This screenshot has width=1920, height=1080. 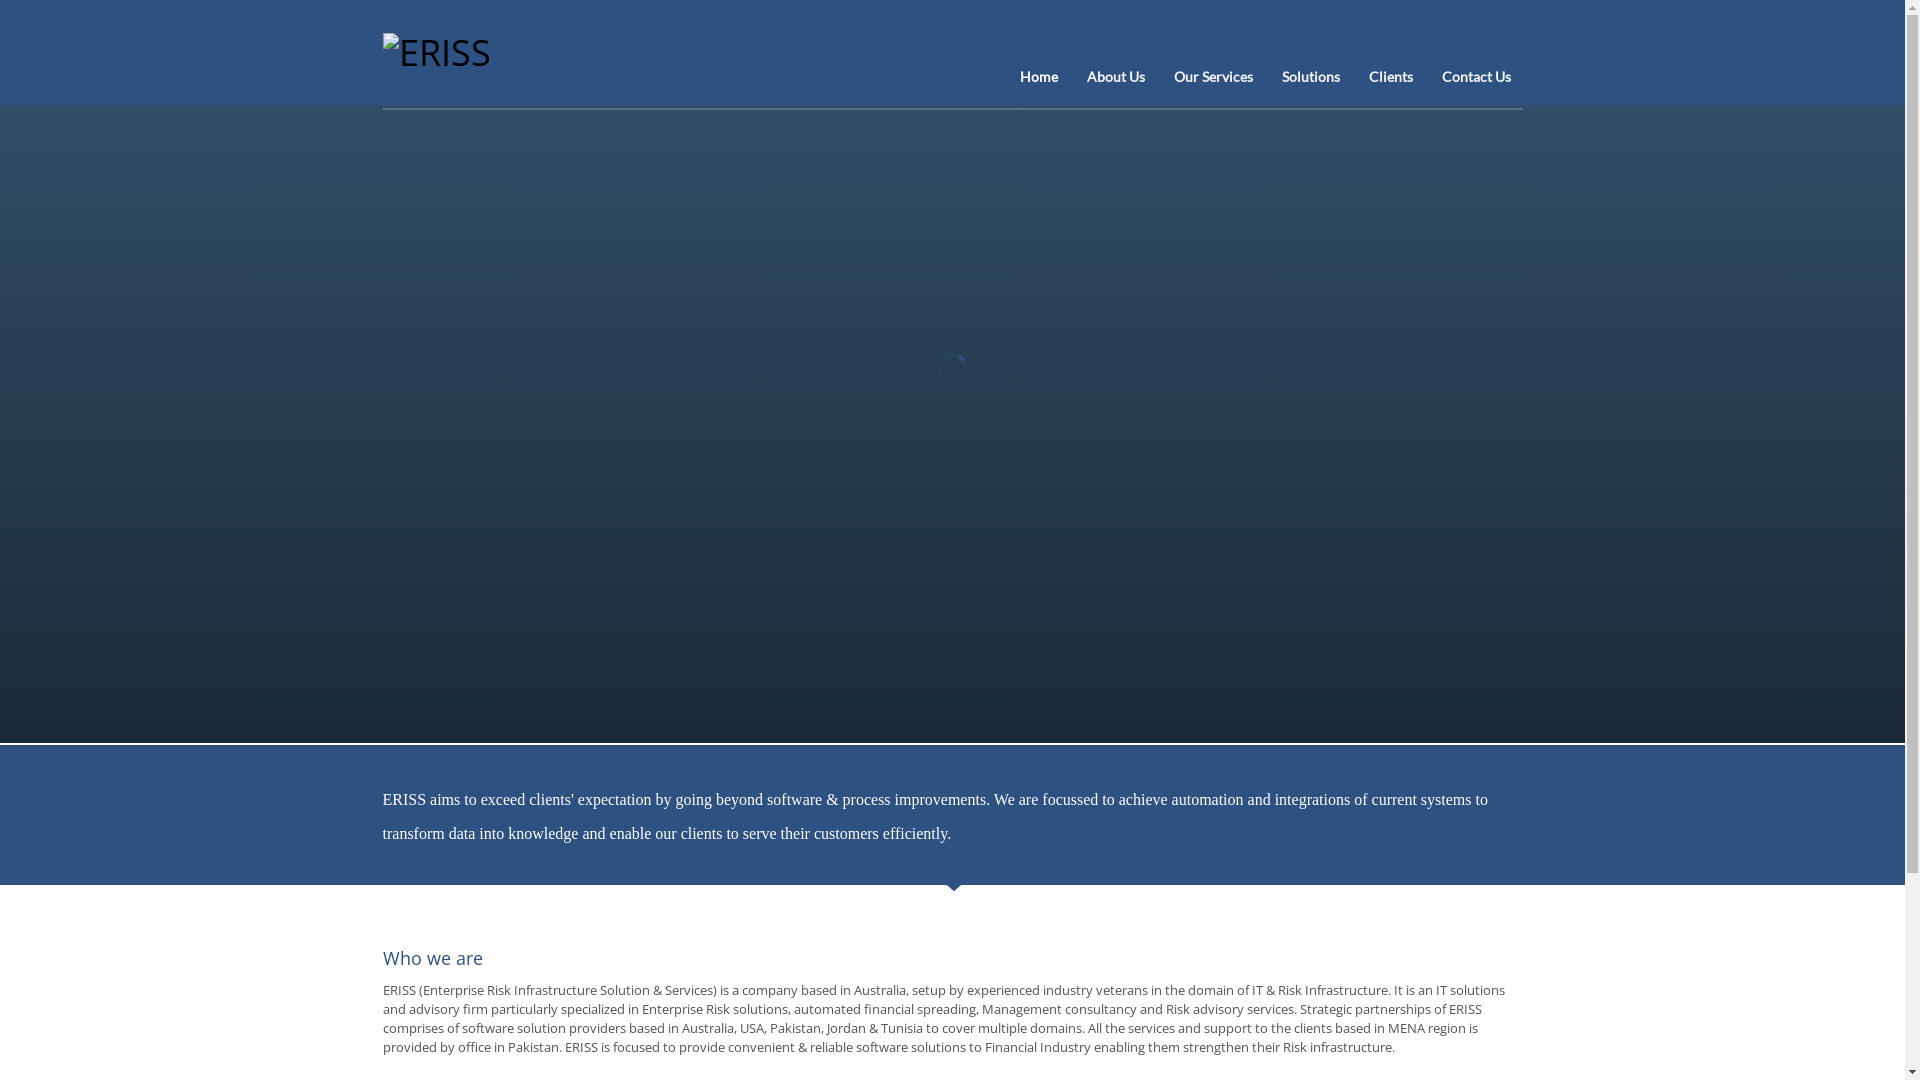 I want to click on 'Contact Us', so click(x=1476, y=76).